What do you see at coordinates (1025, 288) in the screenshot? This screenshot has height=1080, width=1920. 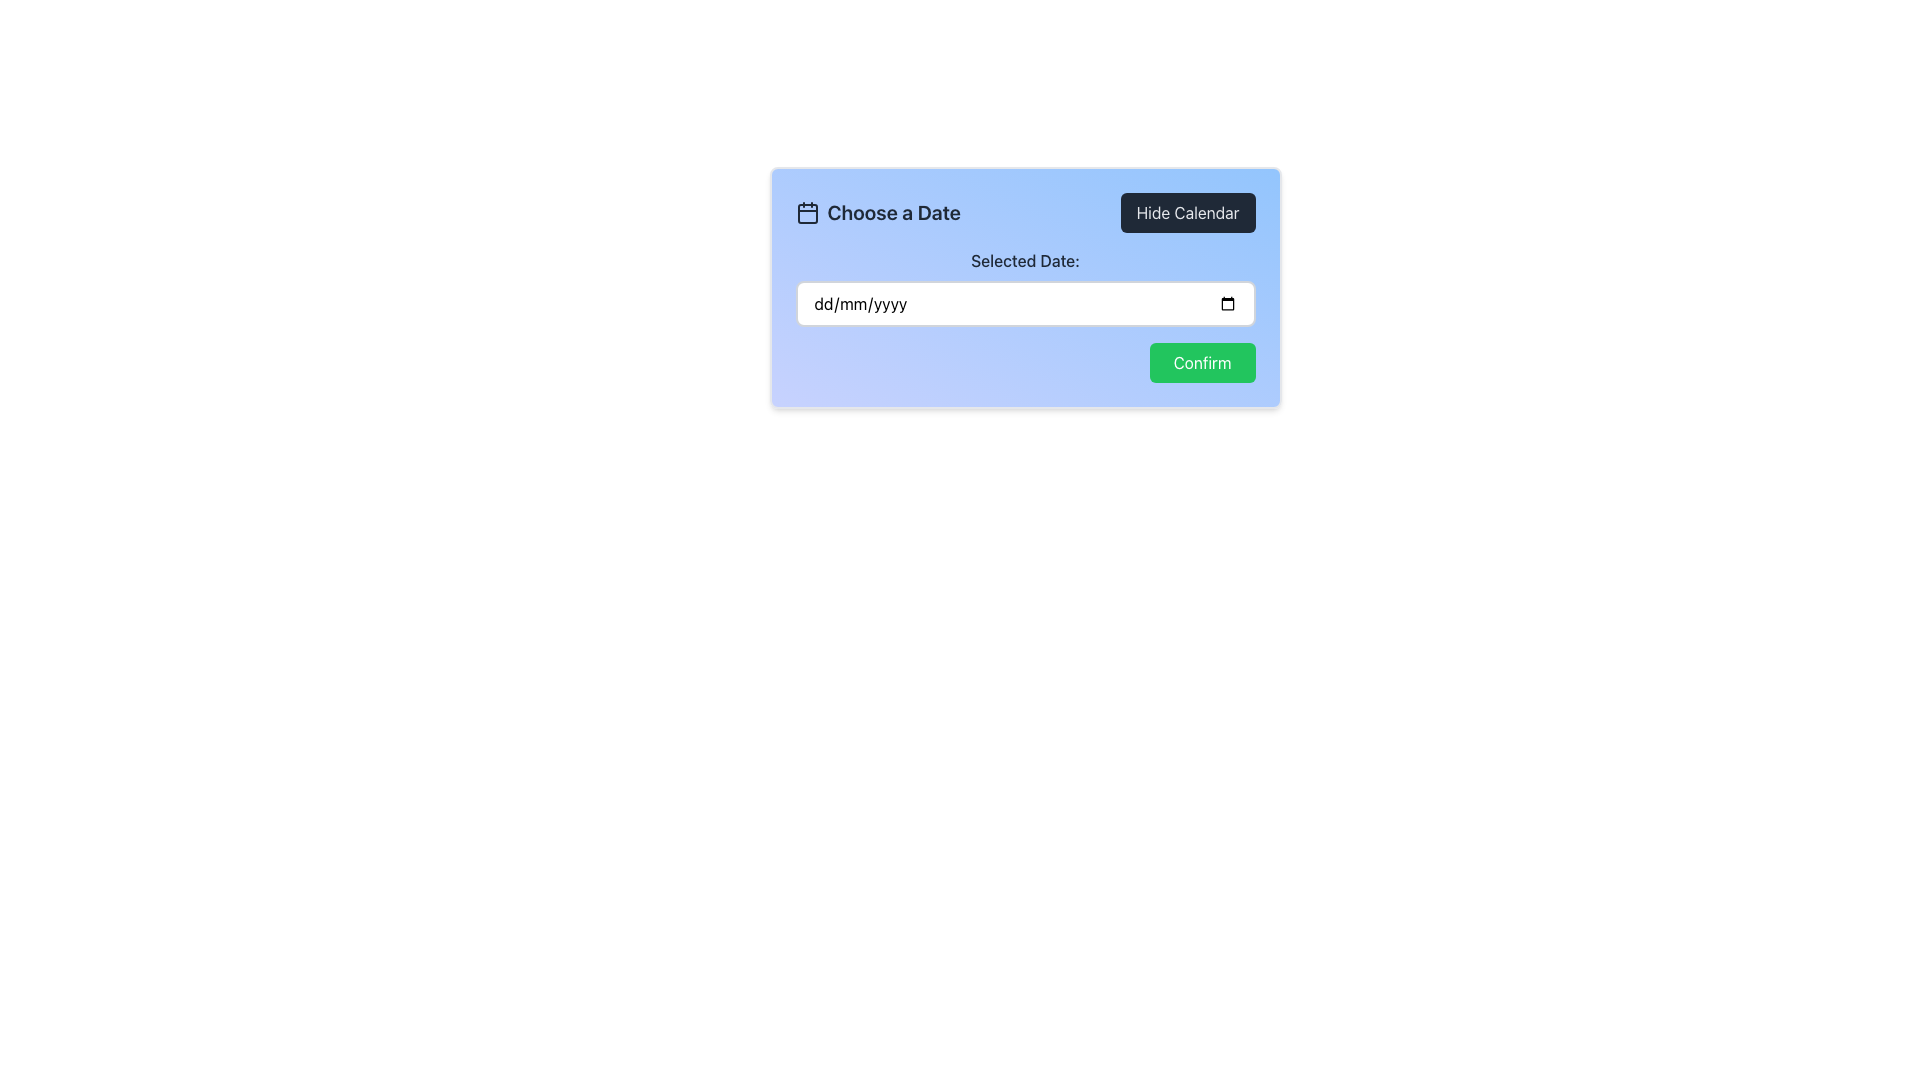 I see `the Date Picker Input Field Group located below the heading 'Choose a Date' by clicking on the input box` at bounding box center [1025, 288].